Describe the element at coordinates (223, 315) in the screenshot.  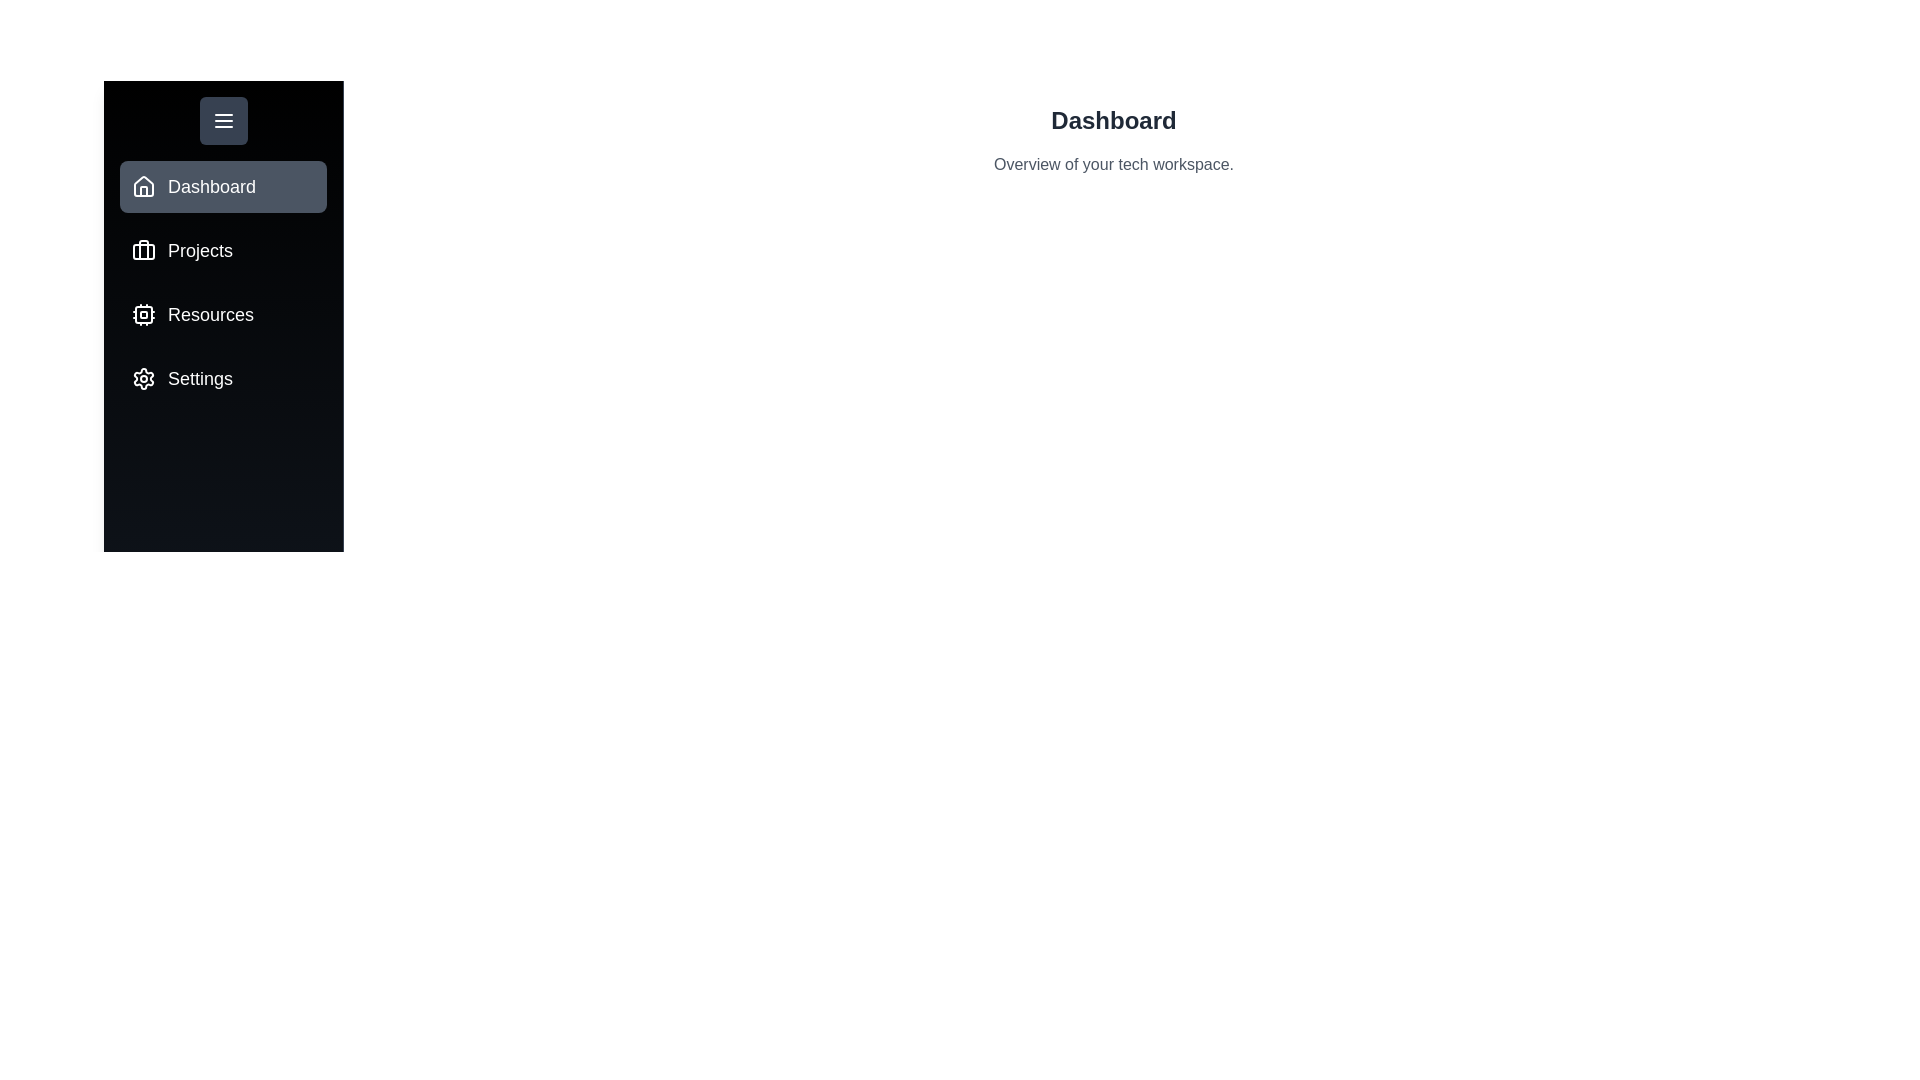
I see `the tab Resources from the available options` at that location.